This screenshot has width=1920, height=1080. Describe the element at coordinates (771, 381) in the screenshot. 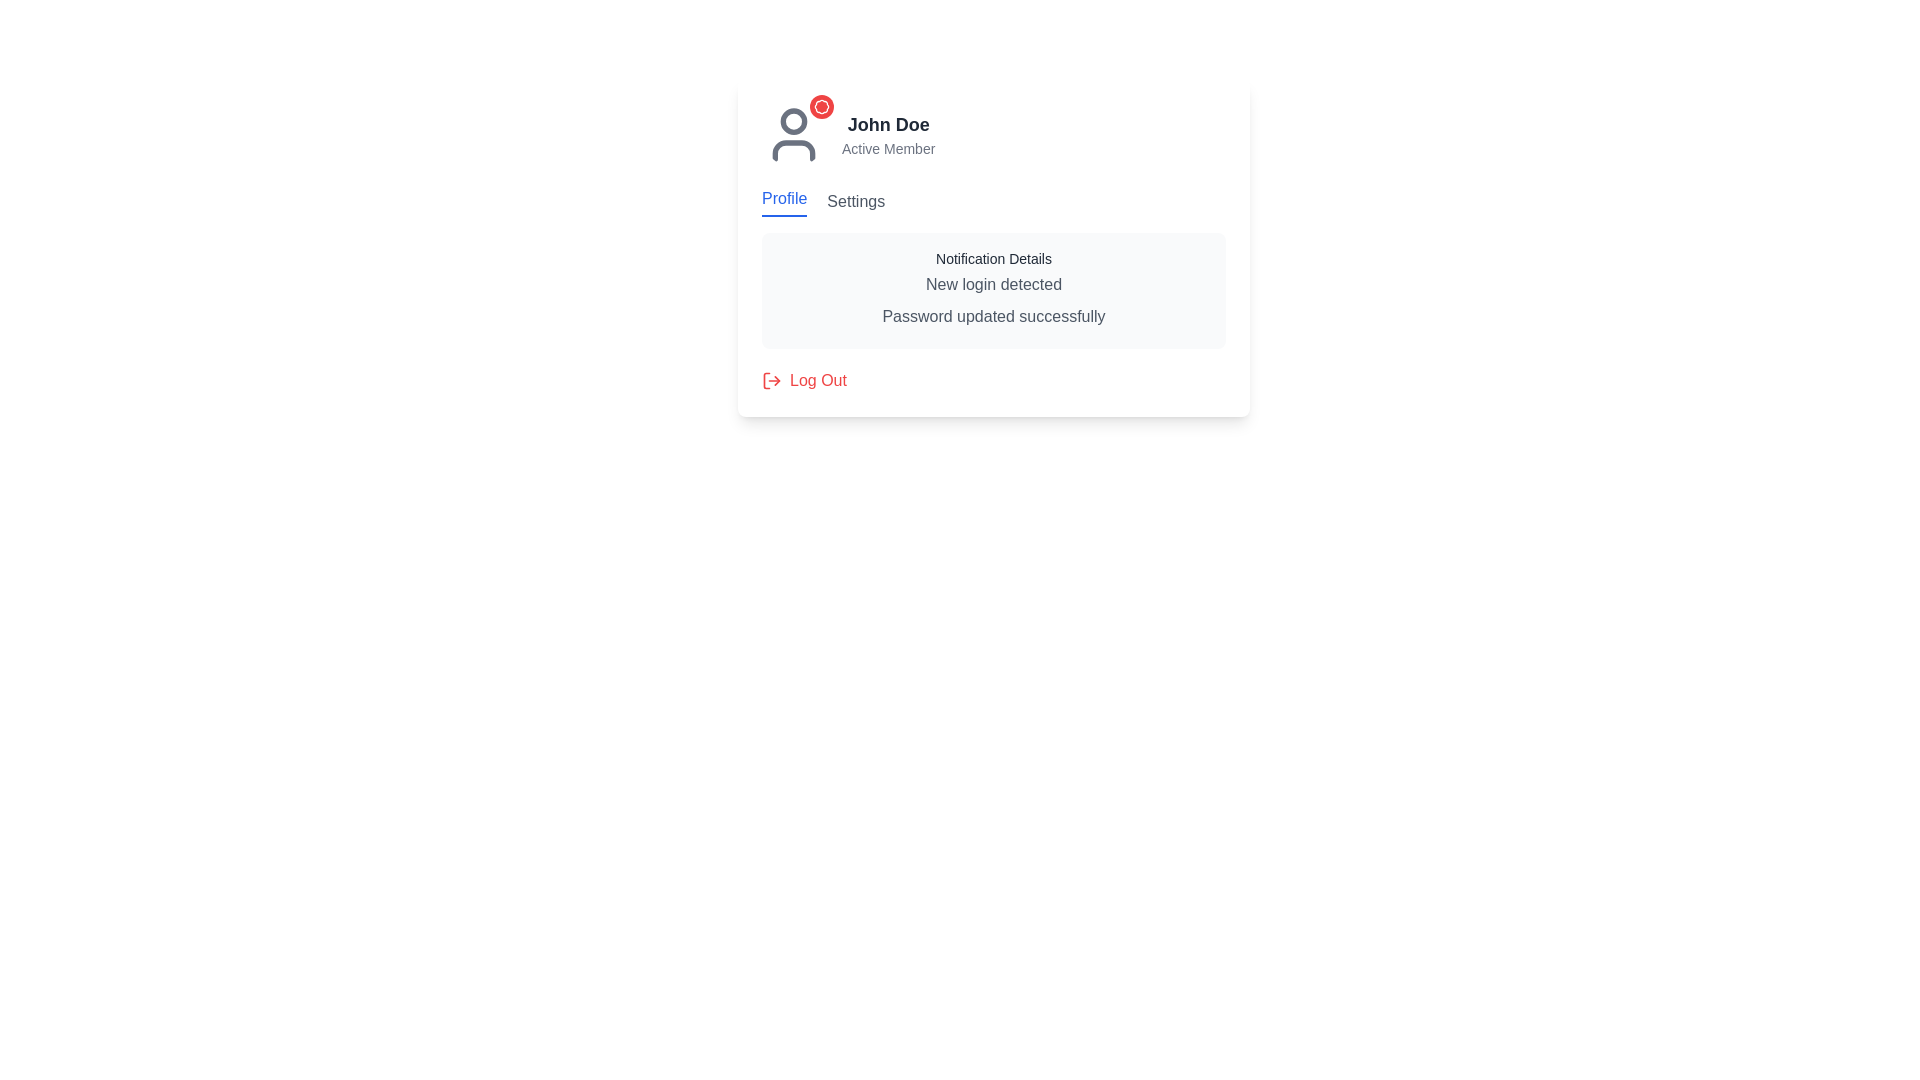

I see `the logout icon, which is a minimalist design featuring a right-arrow pointing towards an open doorway, located at the bottom-left corner of the card interface, preceding the text label 'Log Out'` at that location.